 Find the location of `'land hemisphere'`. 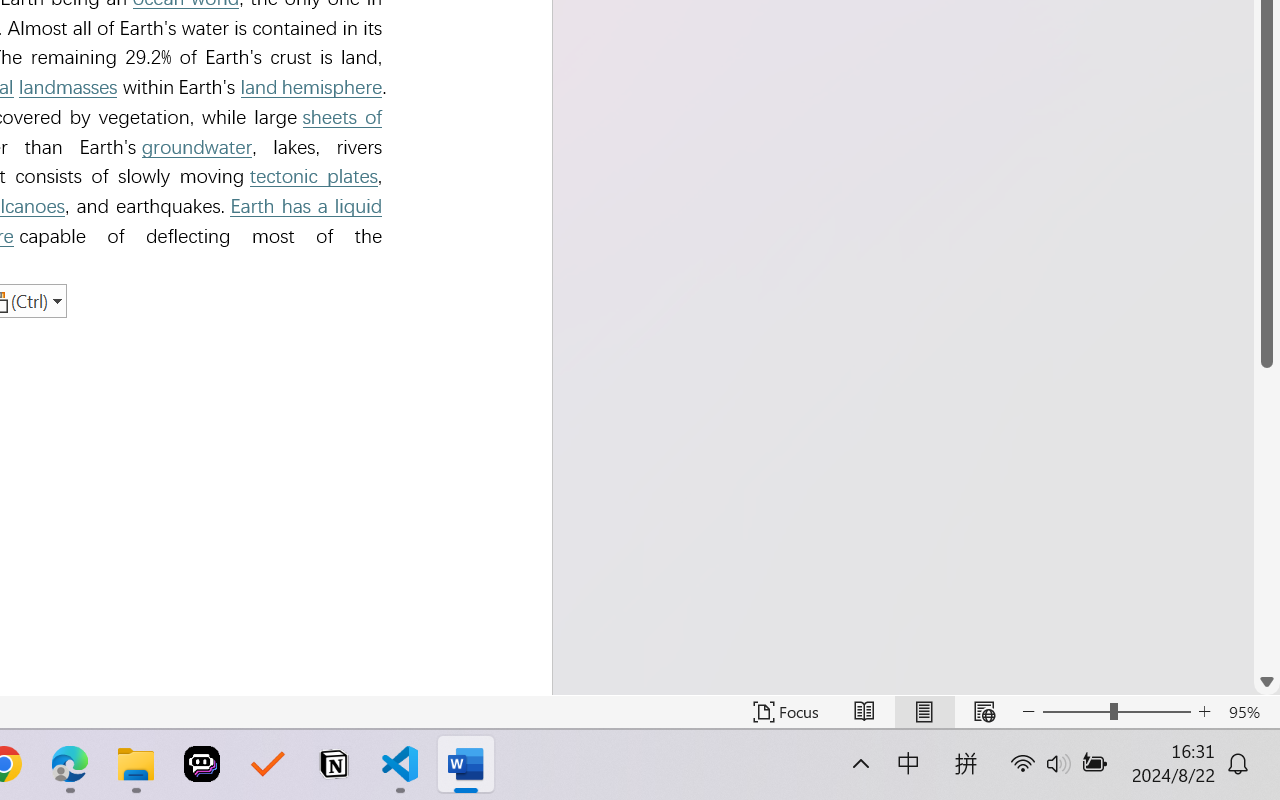

'land hemisphere' is located at coordinates (310, 87).